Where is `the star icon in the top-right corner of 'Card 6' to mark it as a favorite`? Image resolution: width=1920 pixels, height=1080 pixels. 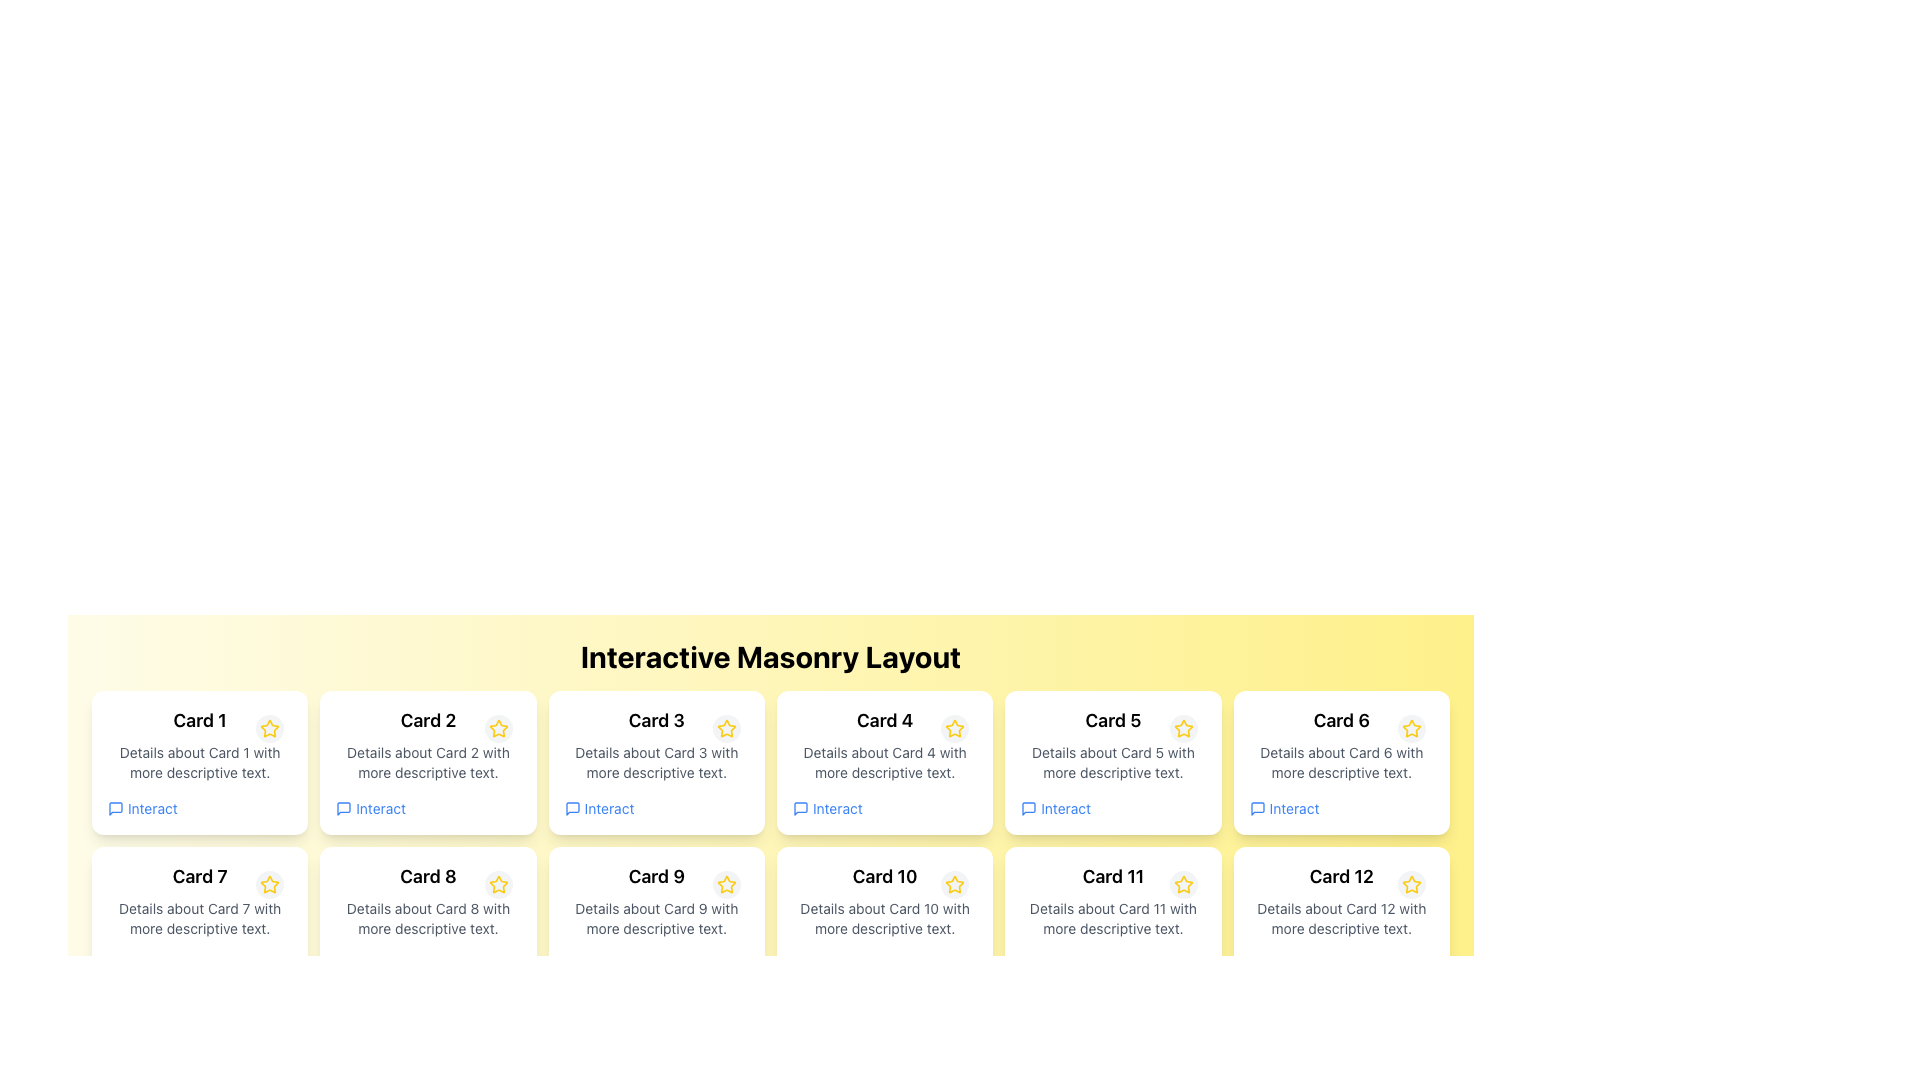 the star icon in the top-right corner of 'Card 6' to mark it as a favorite is located at coordinates (1410, 729).